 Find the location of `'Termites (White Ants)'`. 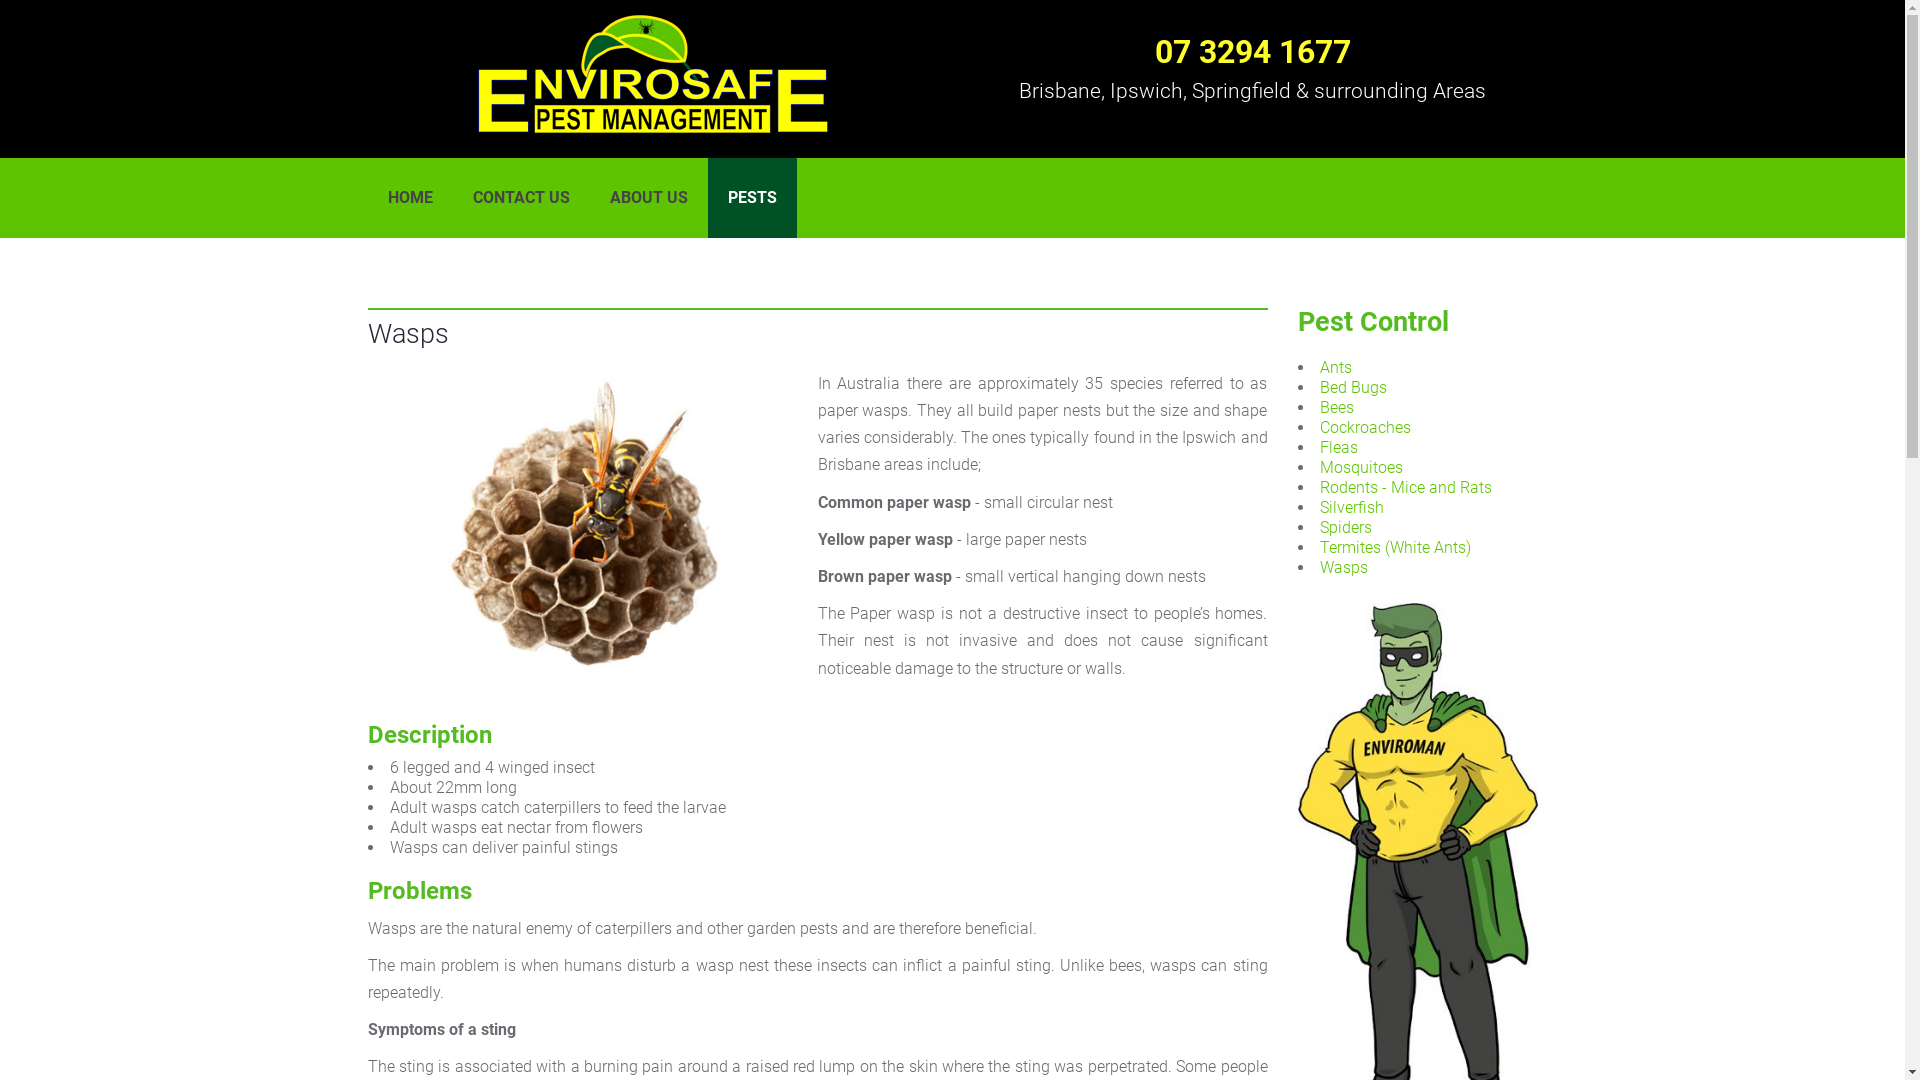

'Termites (White Ants)' is located at coordinates (1394, 547).